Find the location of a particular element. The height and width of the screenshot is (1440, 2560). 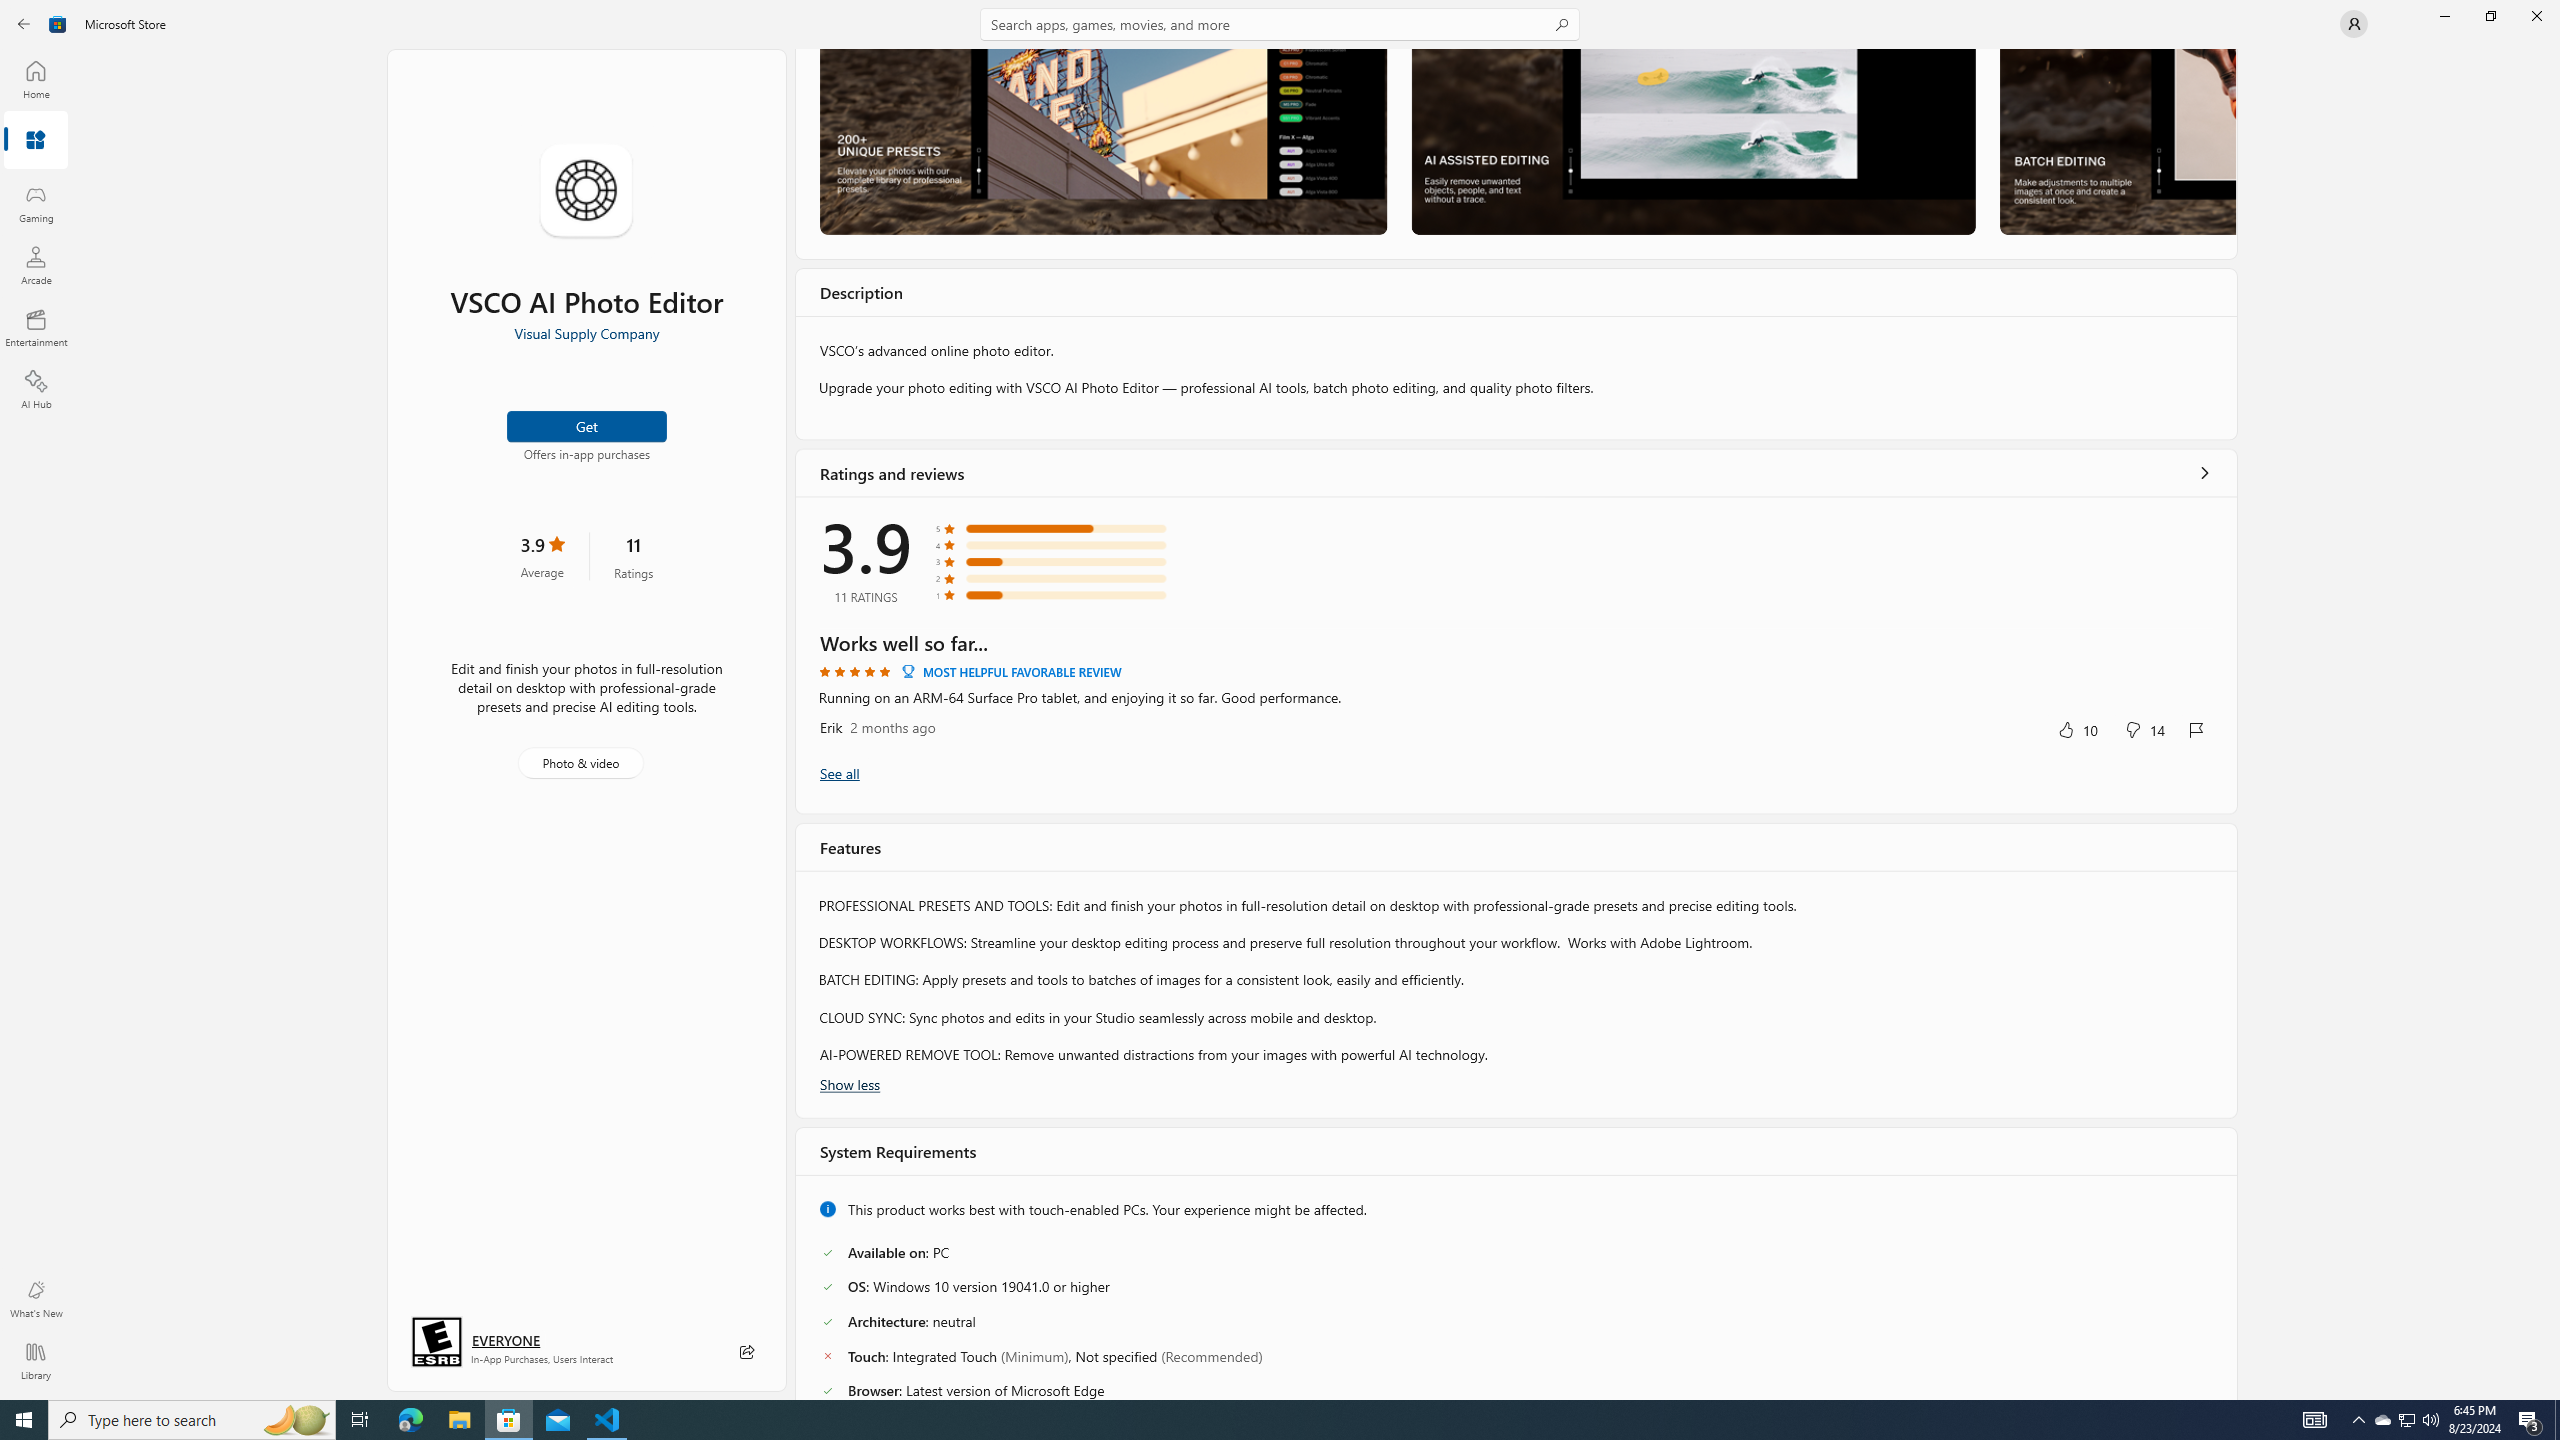

'Back' is located at coordinates (24, 22).